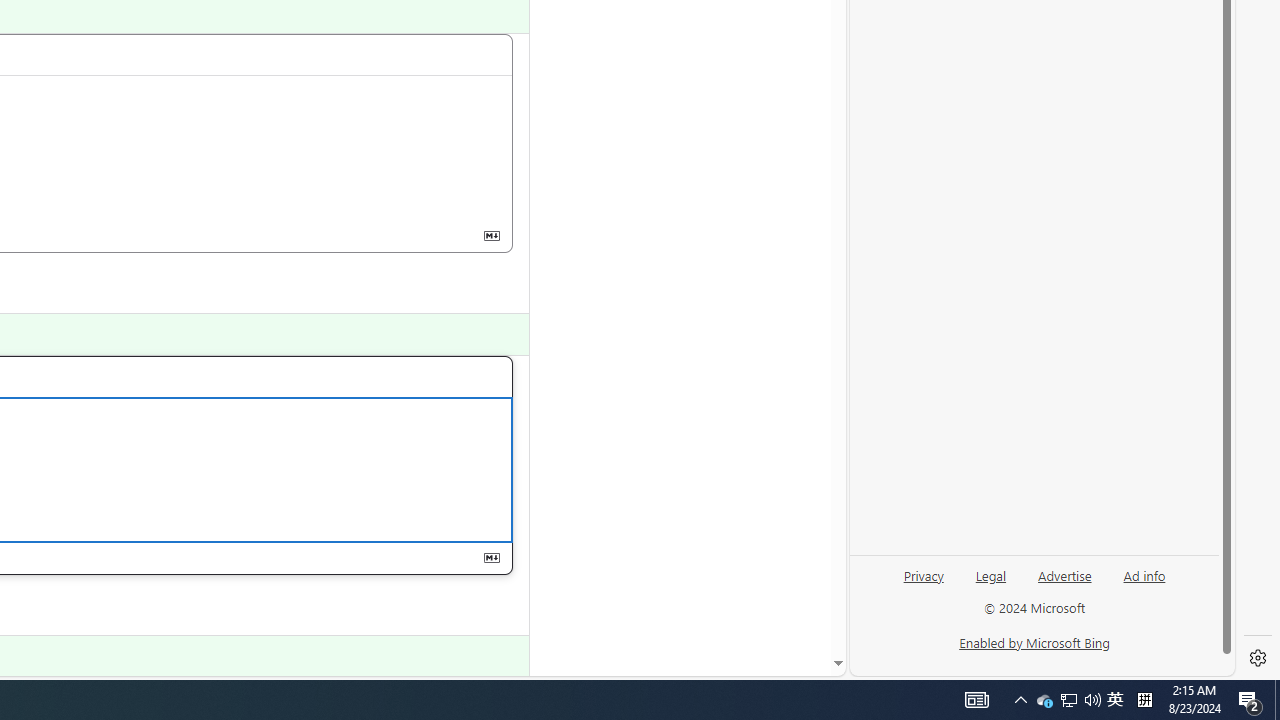  I want to click on 'Legal', so click(991, 574).